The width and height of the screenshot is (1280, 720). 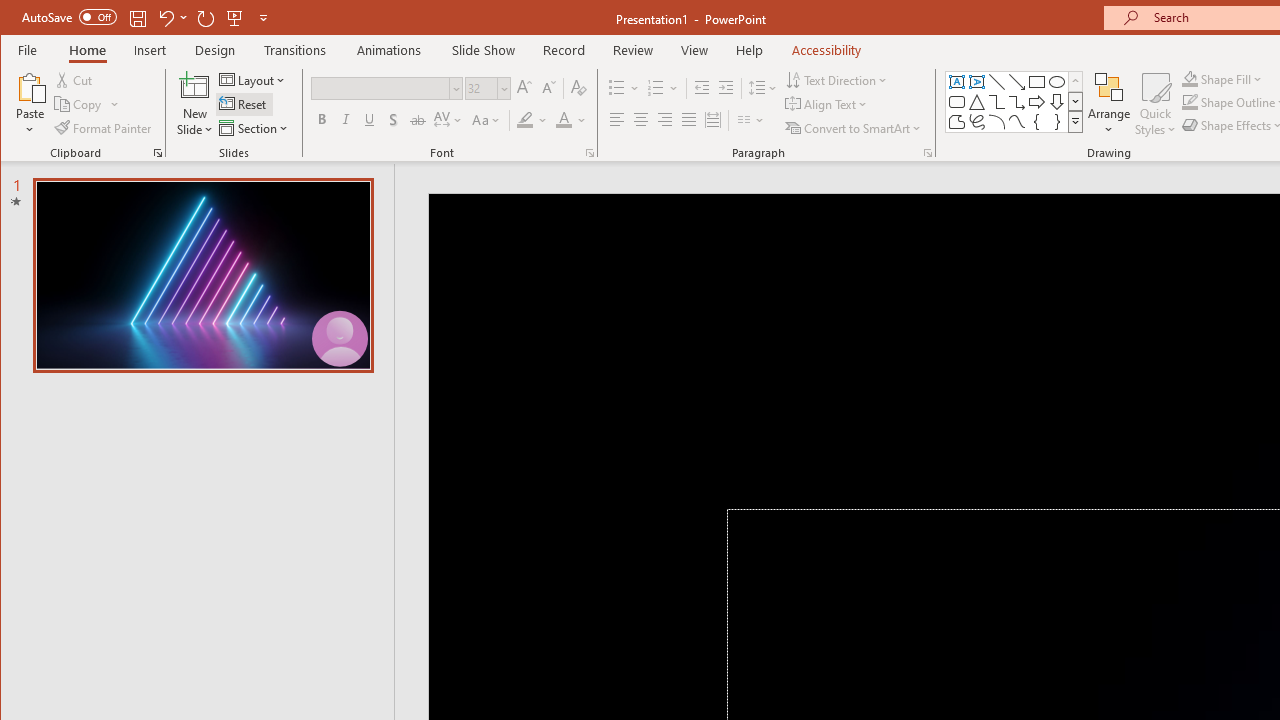 I want to click on 'Text Box', so click(x=955, y=81).